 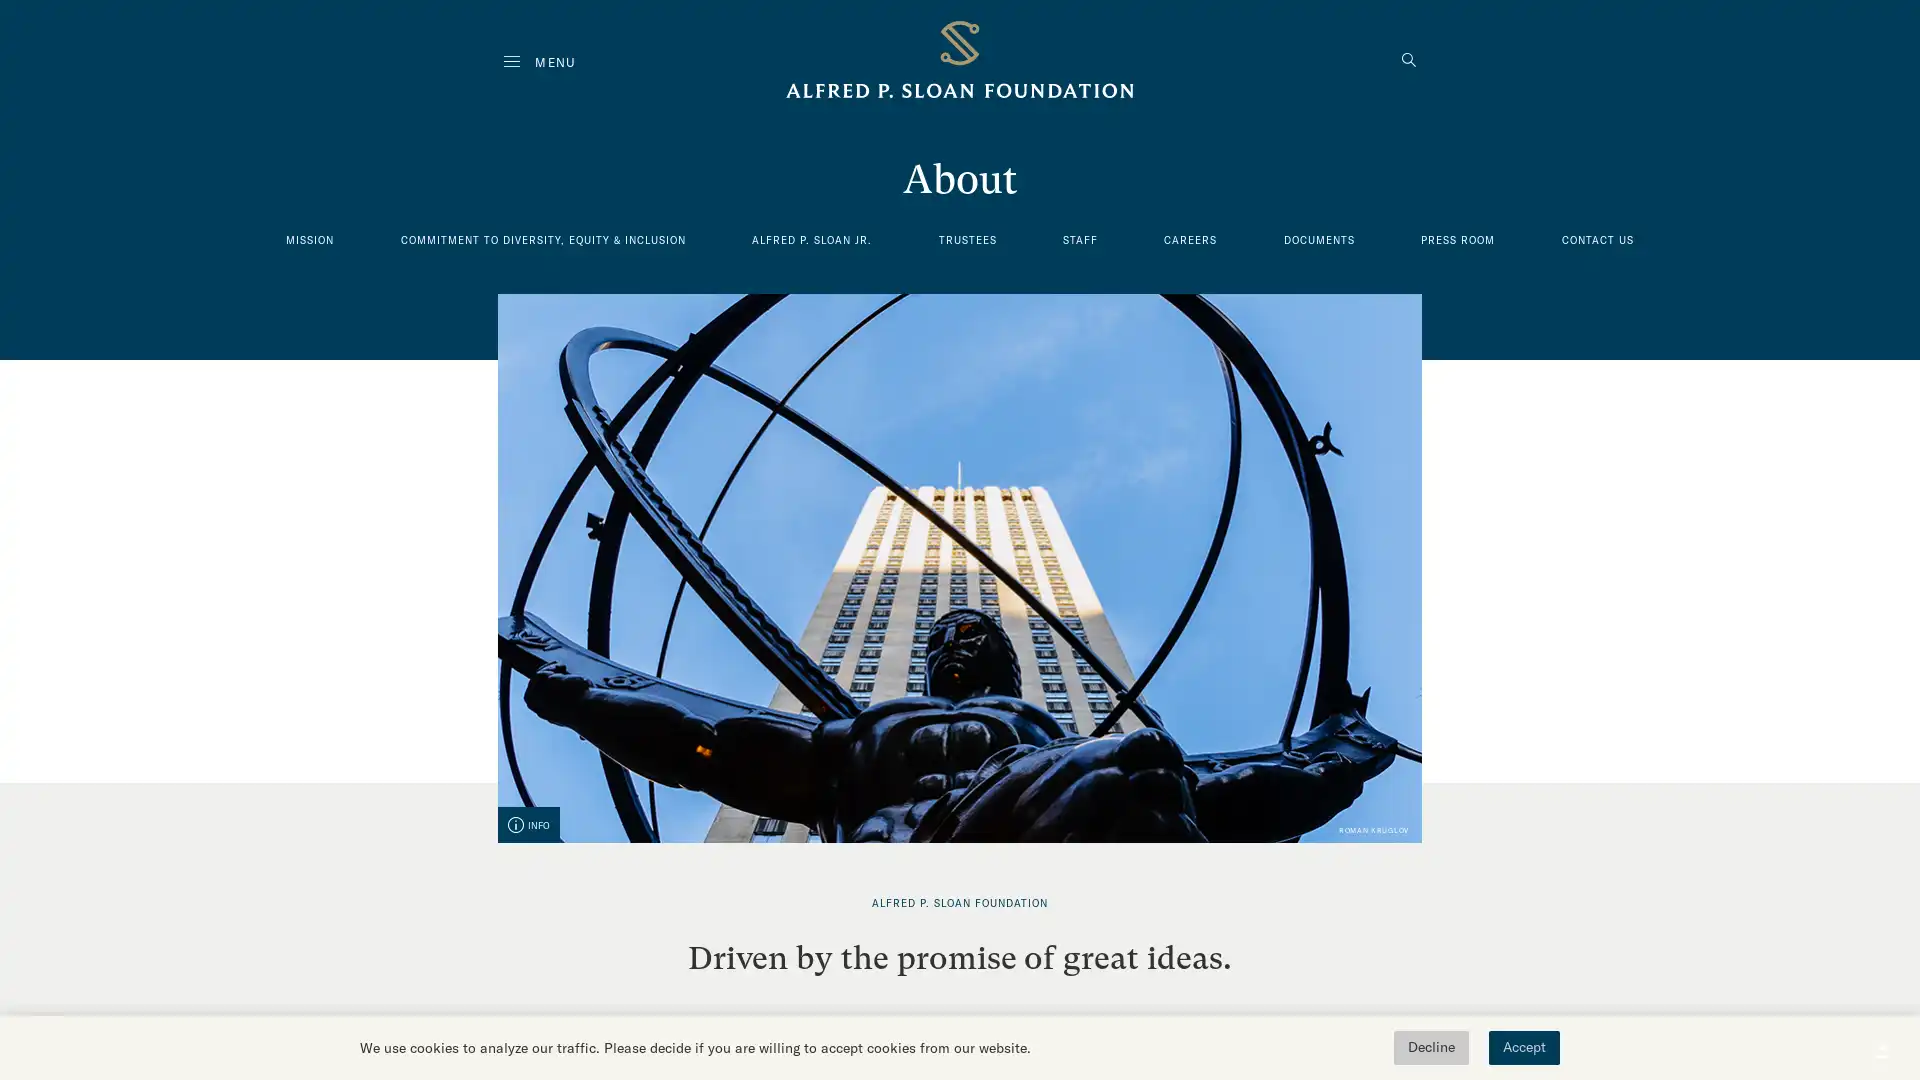 What do you see at coordinates (1430, 1047) in the screenshot?
I see `Decline` at bounding box center [1430, 1047].